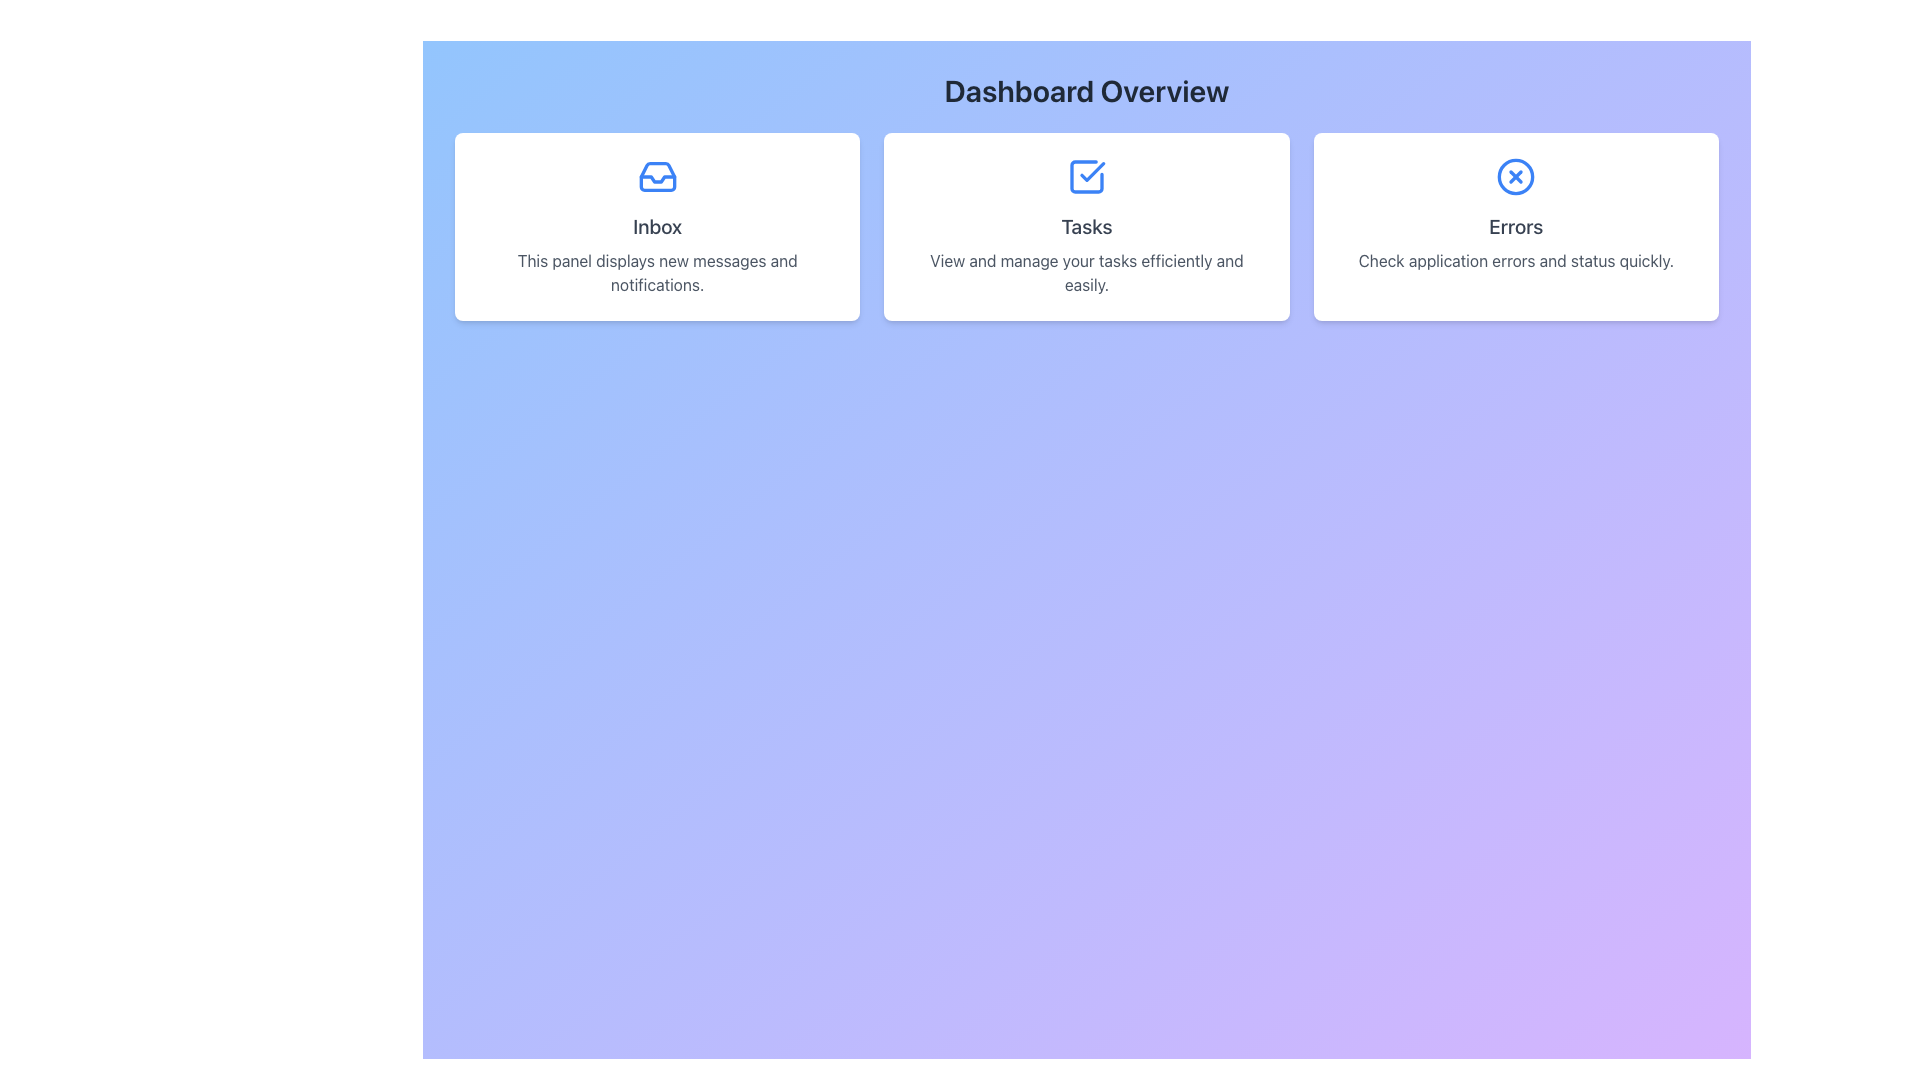 The image size is (1920, 1080). What do you see at coordinates (657, 273) in the screenshot?
I see `the text label that explains the purpose of the card, indicating it shows messages and notifications, located at the bottom of a white panel below the bolded 'Inbox' title and inbox envelope icon` at bounding box center [657, 273].